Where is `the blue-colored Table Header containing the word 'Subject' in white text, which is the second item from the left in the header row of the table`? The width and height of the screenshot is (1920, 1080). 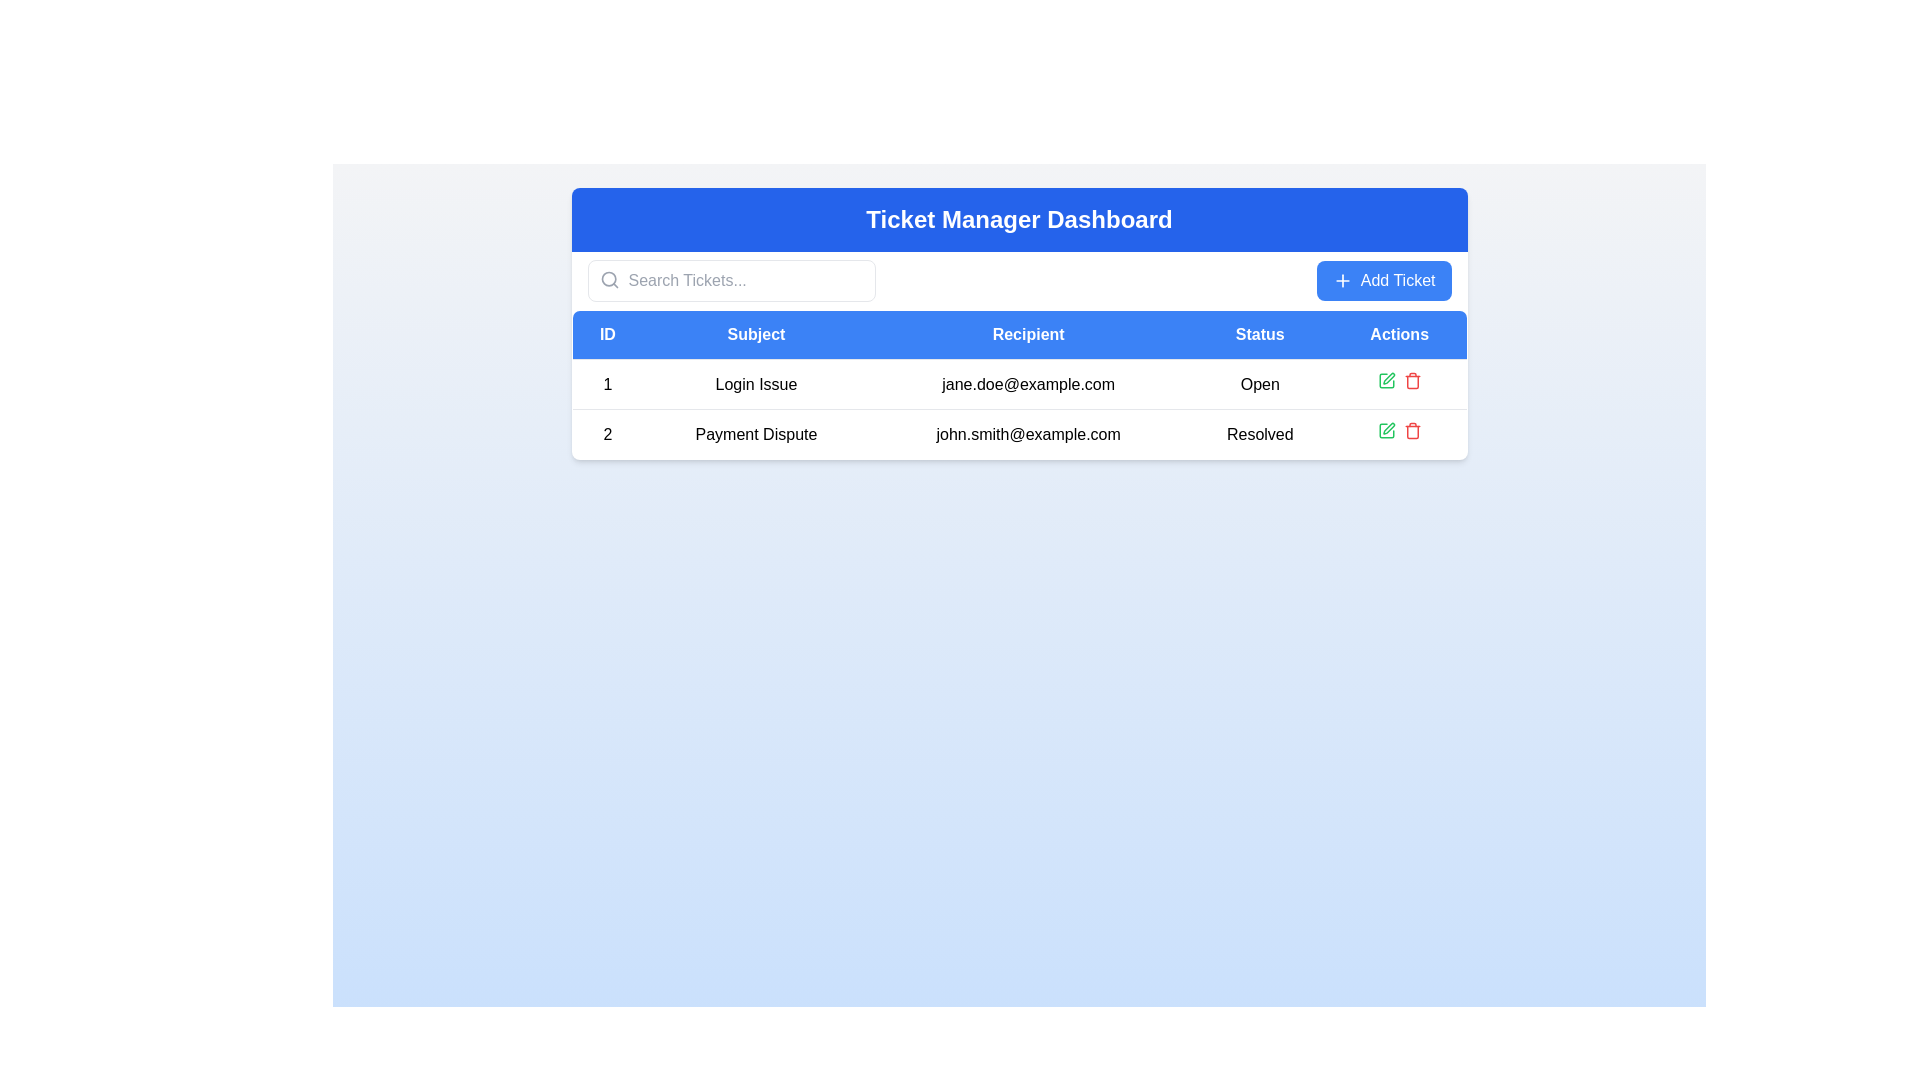
the blue-colored Table Header containing the word 'Subject' in white text, which is the second item from the left in the header row of the table is located at coordinates (755, 334).